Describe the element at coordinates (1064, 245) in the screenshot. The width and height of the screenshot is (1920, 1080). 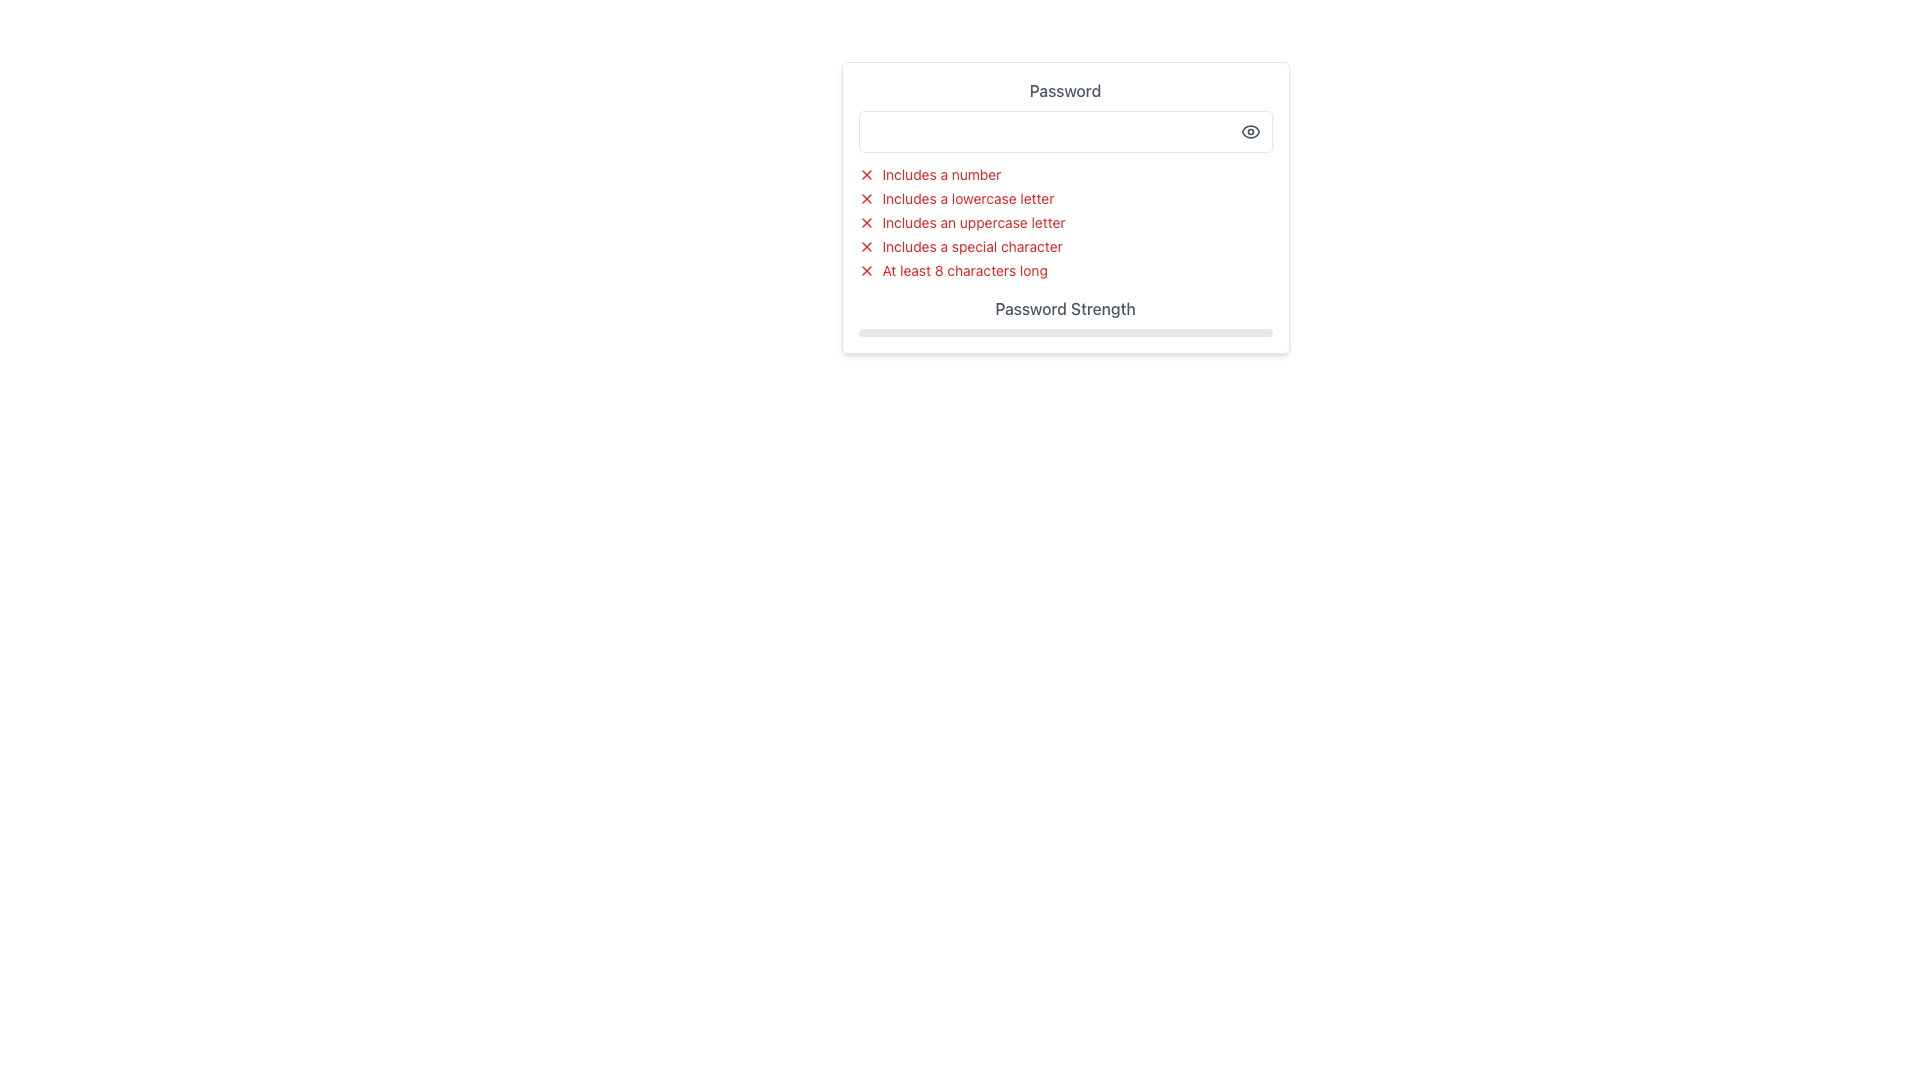
I see `the fourth validation message in the list that displays 'Includes a special character' for additional information` at that location.